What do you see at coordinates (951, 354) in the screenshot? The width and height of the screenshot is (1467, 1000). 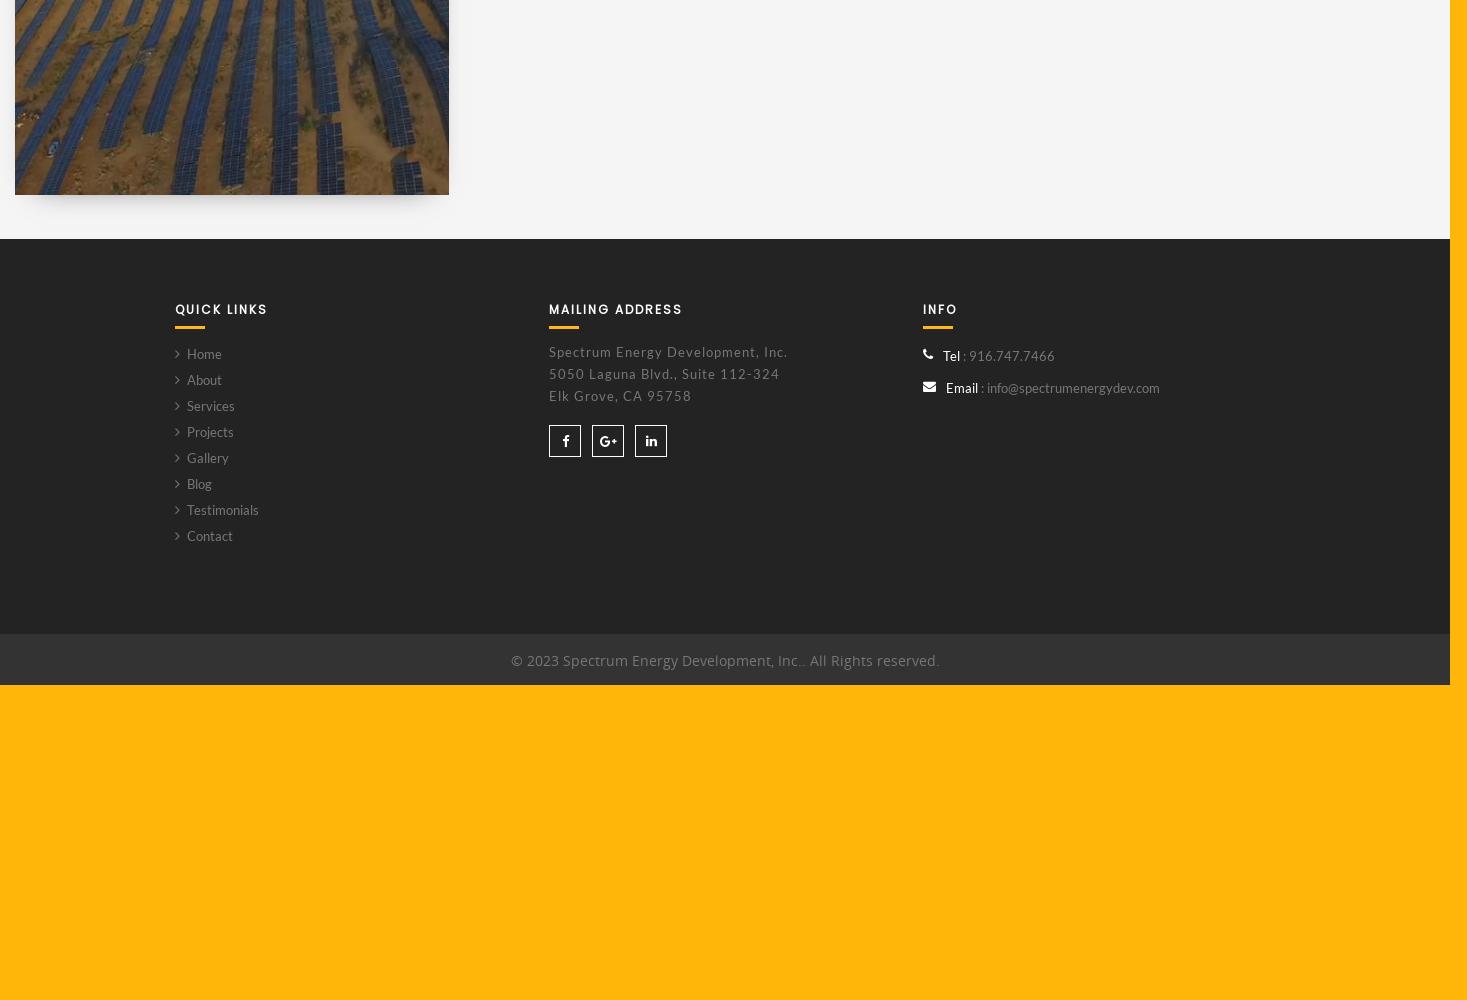 I see `'Tel'` at bounding box center [951, 354].